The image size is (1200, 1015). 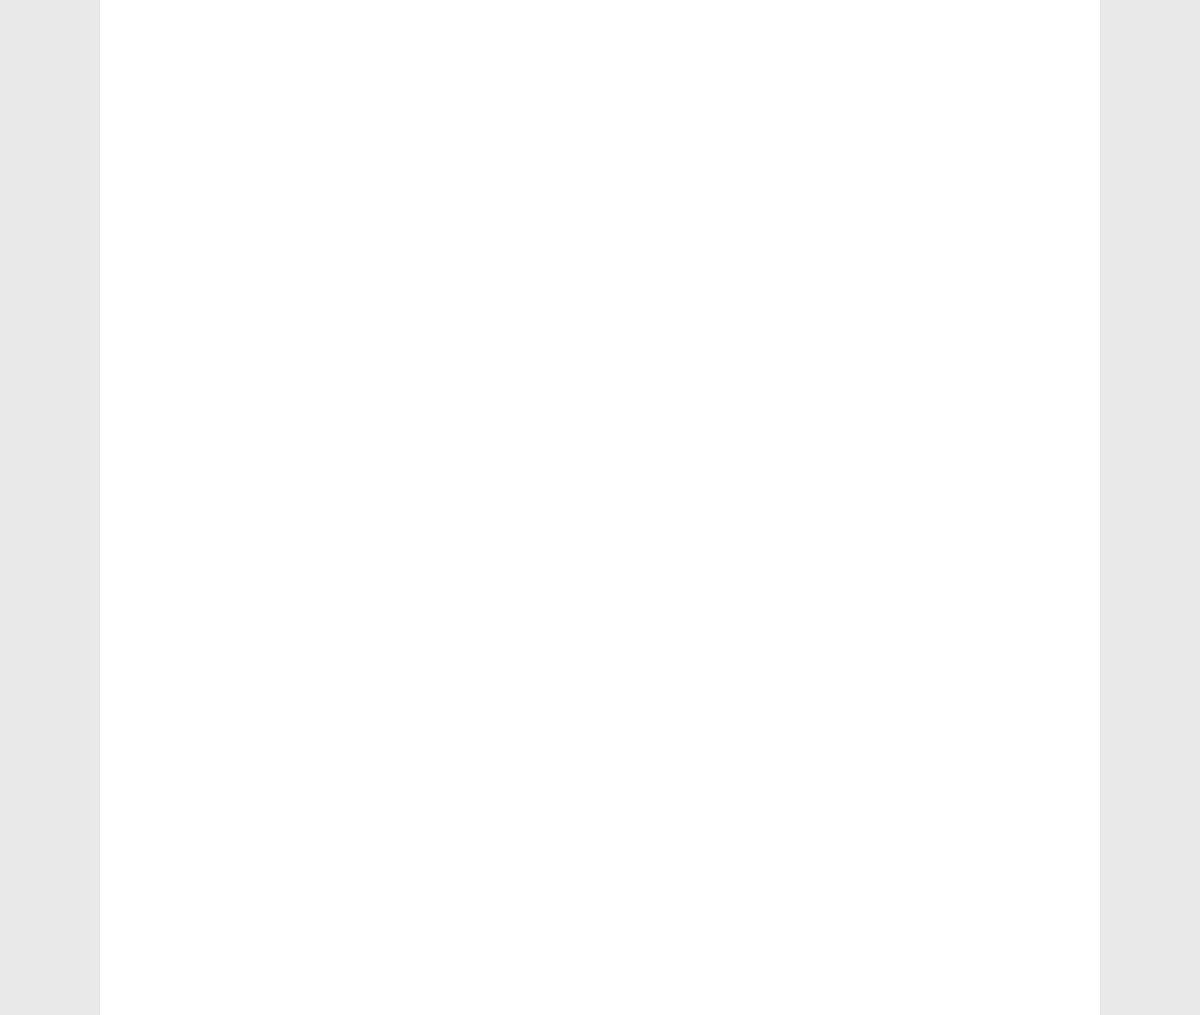 What do you see at coordinates (883, 753) in the screenshot?
I see `'vector'` at bounding box center [883, 753].